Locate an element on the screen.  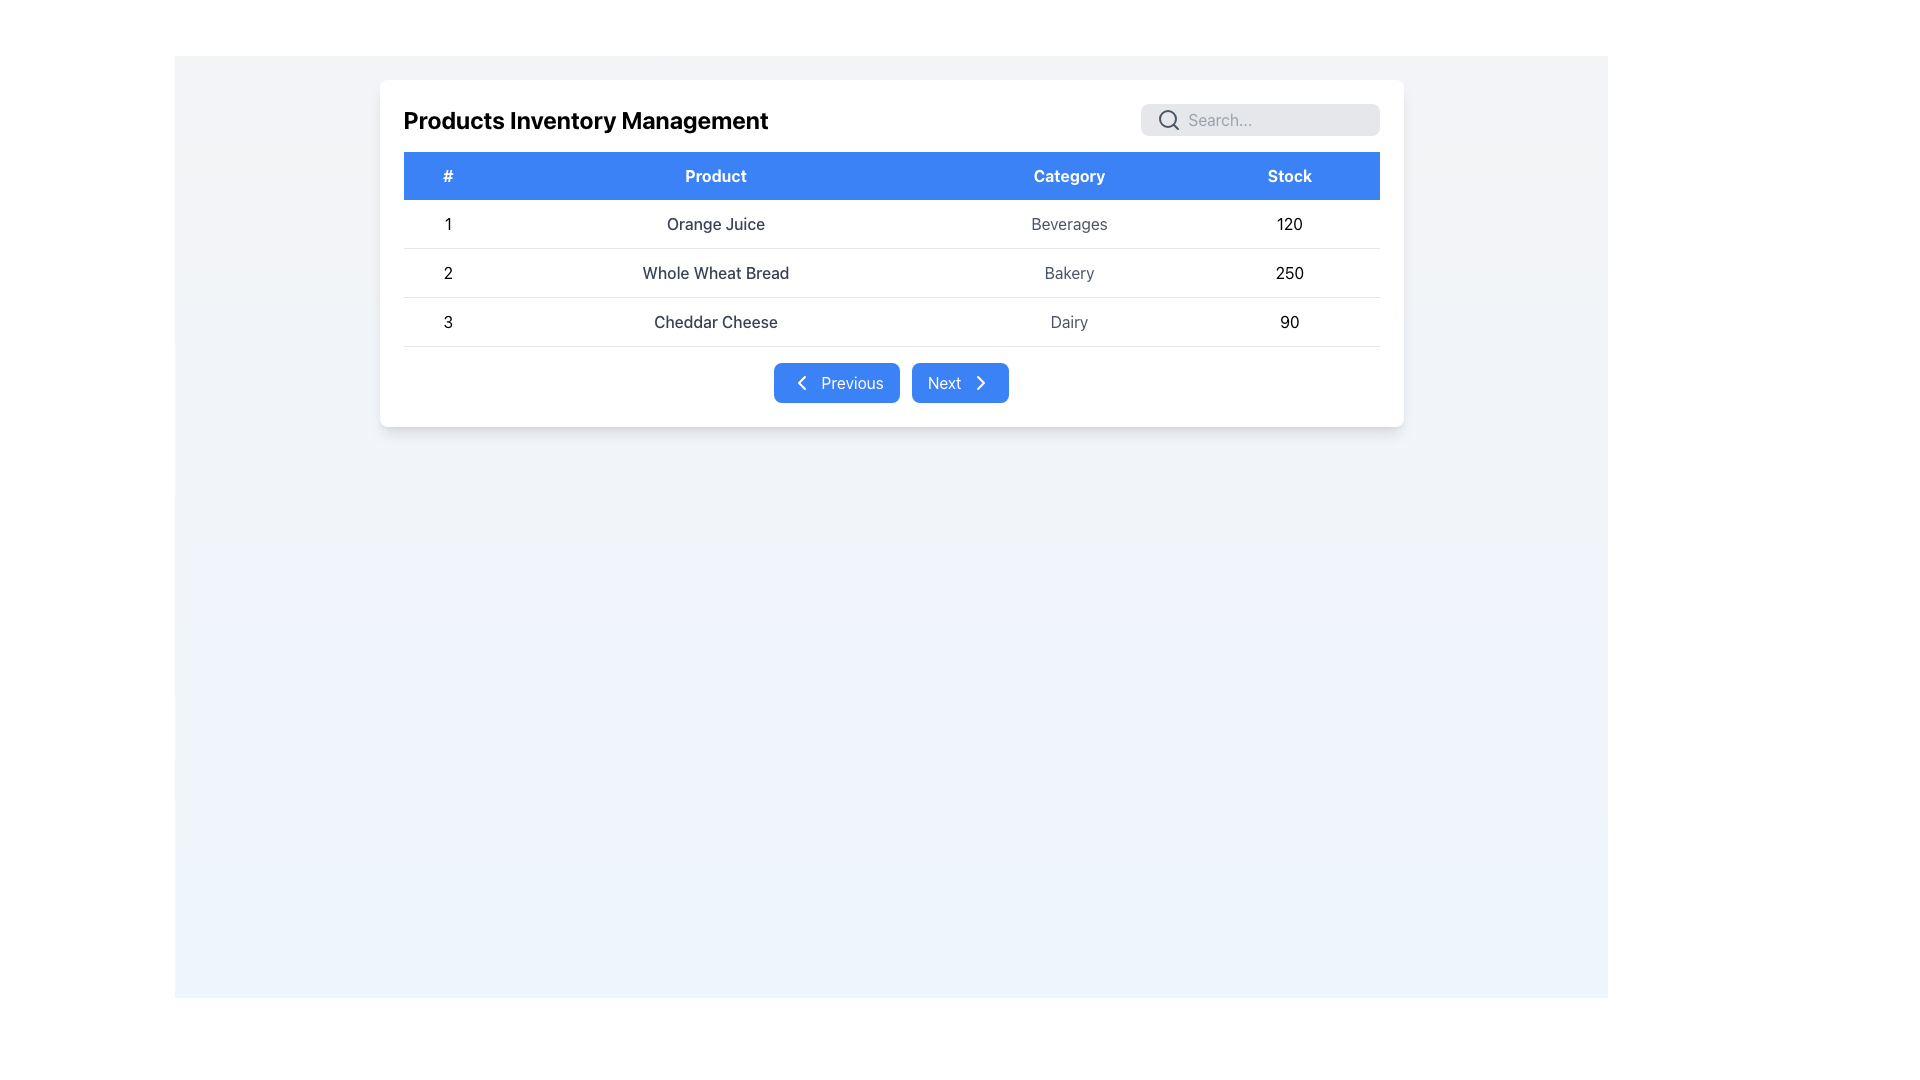
the text label displaying the number '2' in bold font, located in the first cell of the second row under the '#' column of the table for 'Whole Wheat Bread' is located at coordinates (447, 273).